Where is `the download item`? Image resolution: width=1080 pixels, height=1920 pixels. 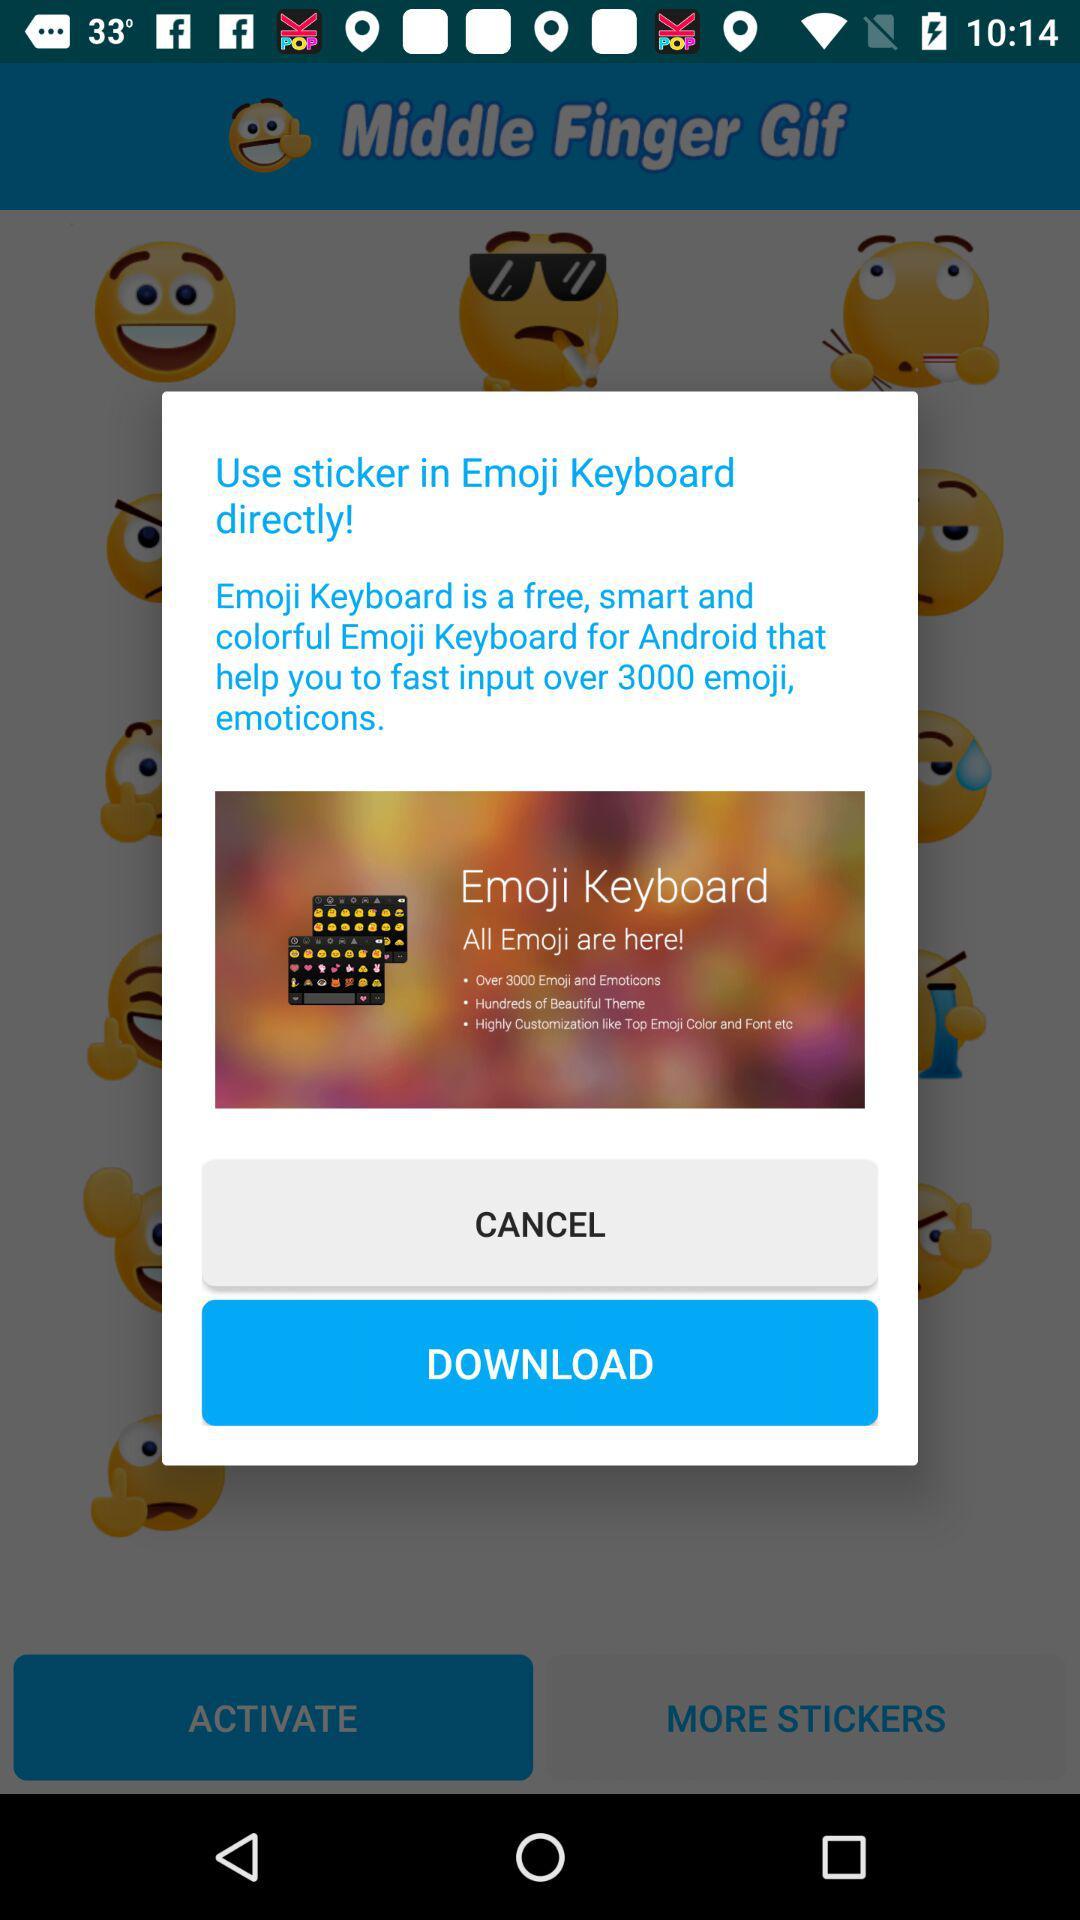 the download item is located at coordinates (540, 1361).